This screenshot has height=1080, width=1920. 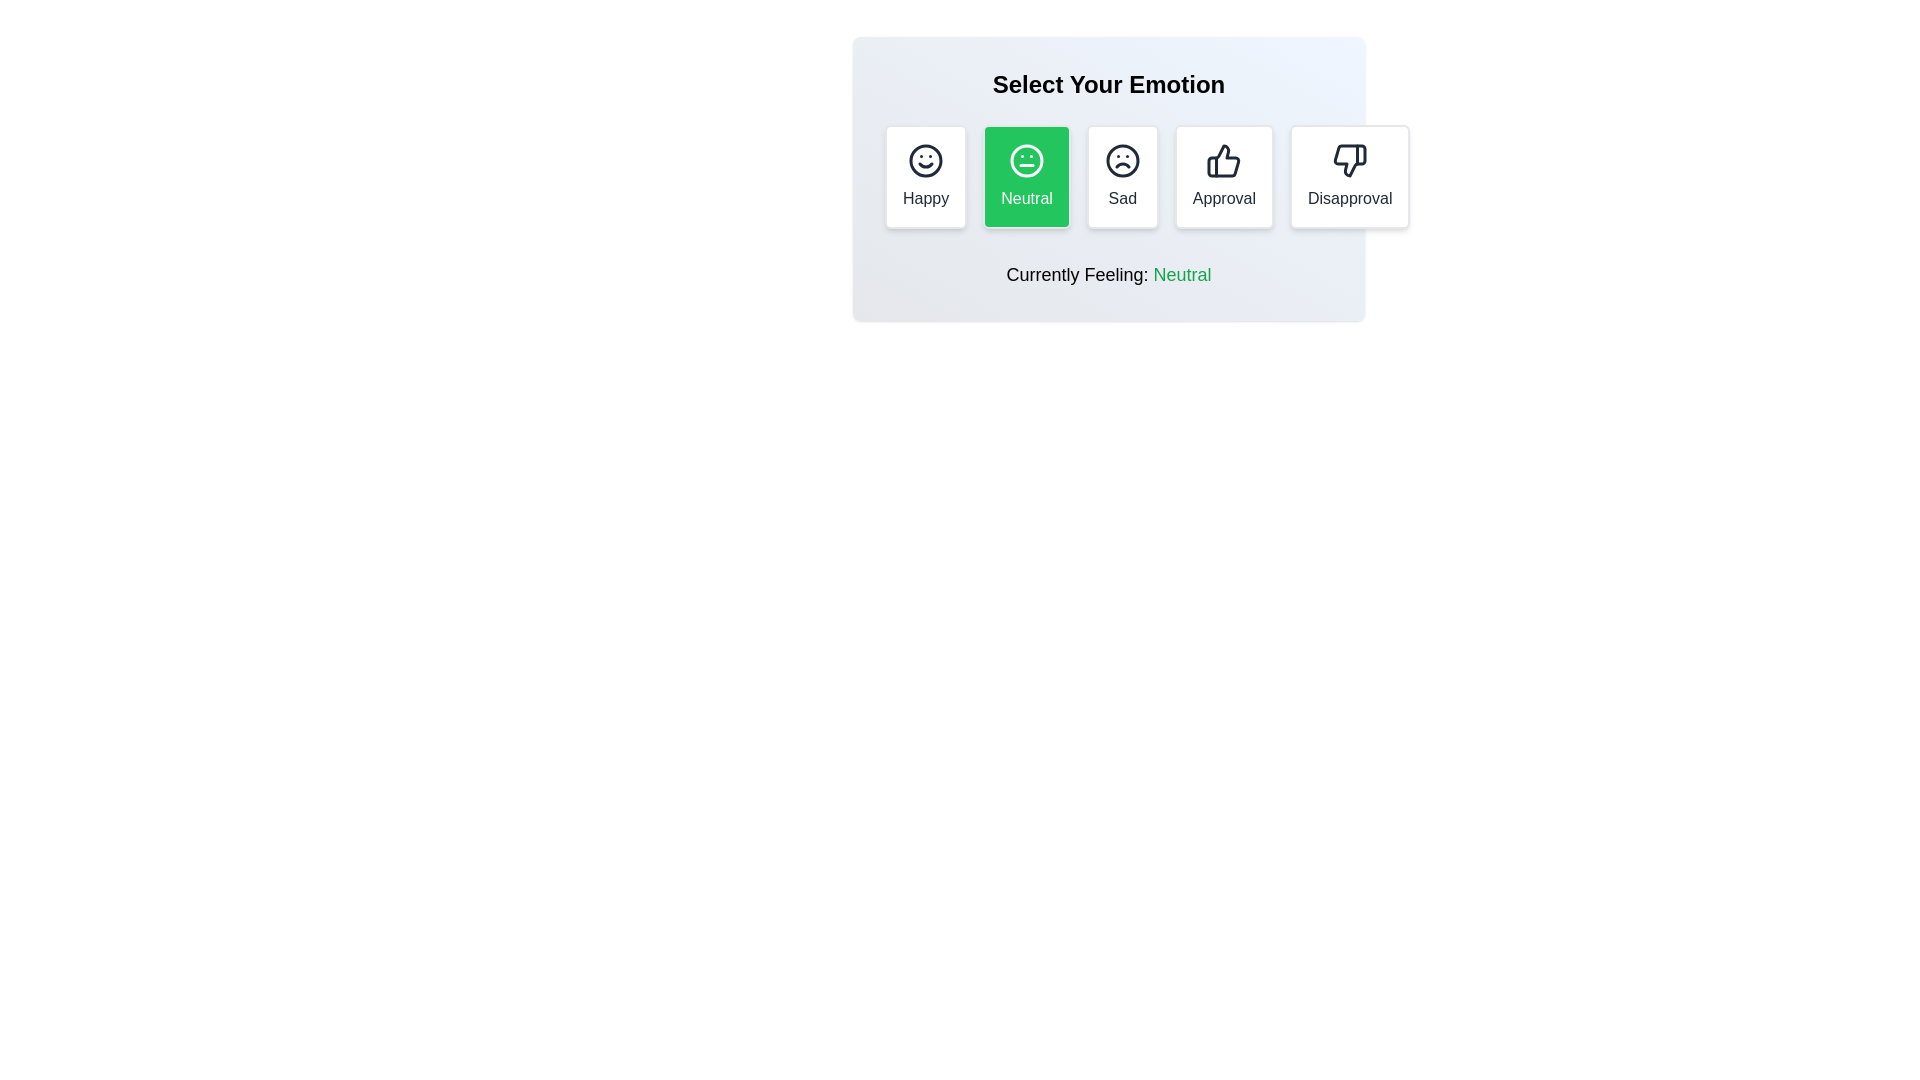 I want to click on the Approval button to select the corresponding reaction, so click(x=1223, y=176).